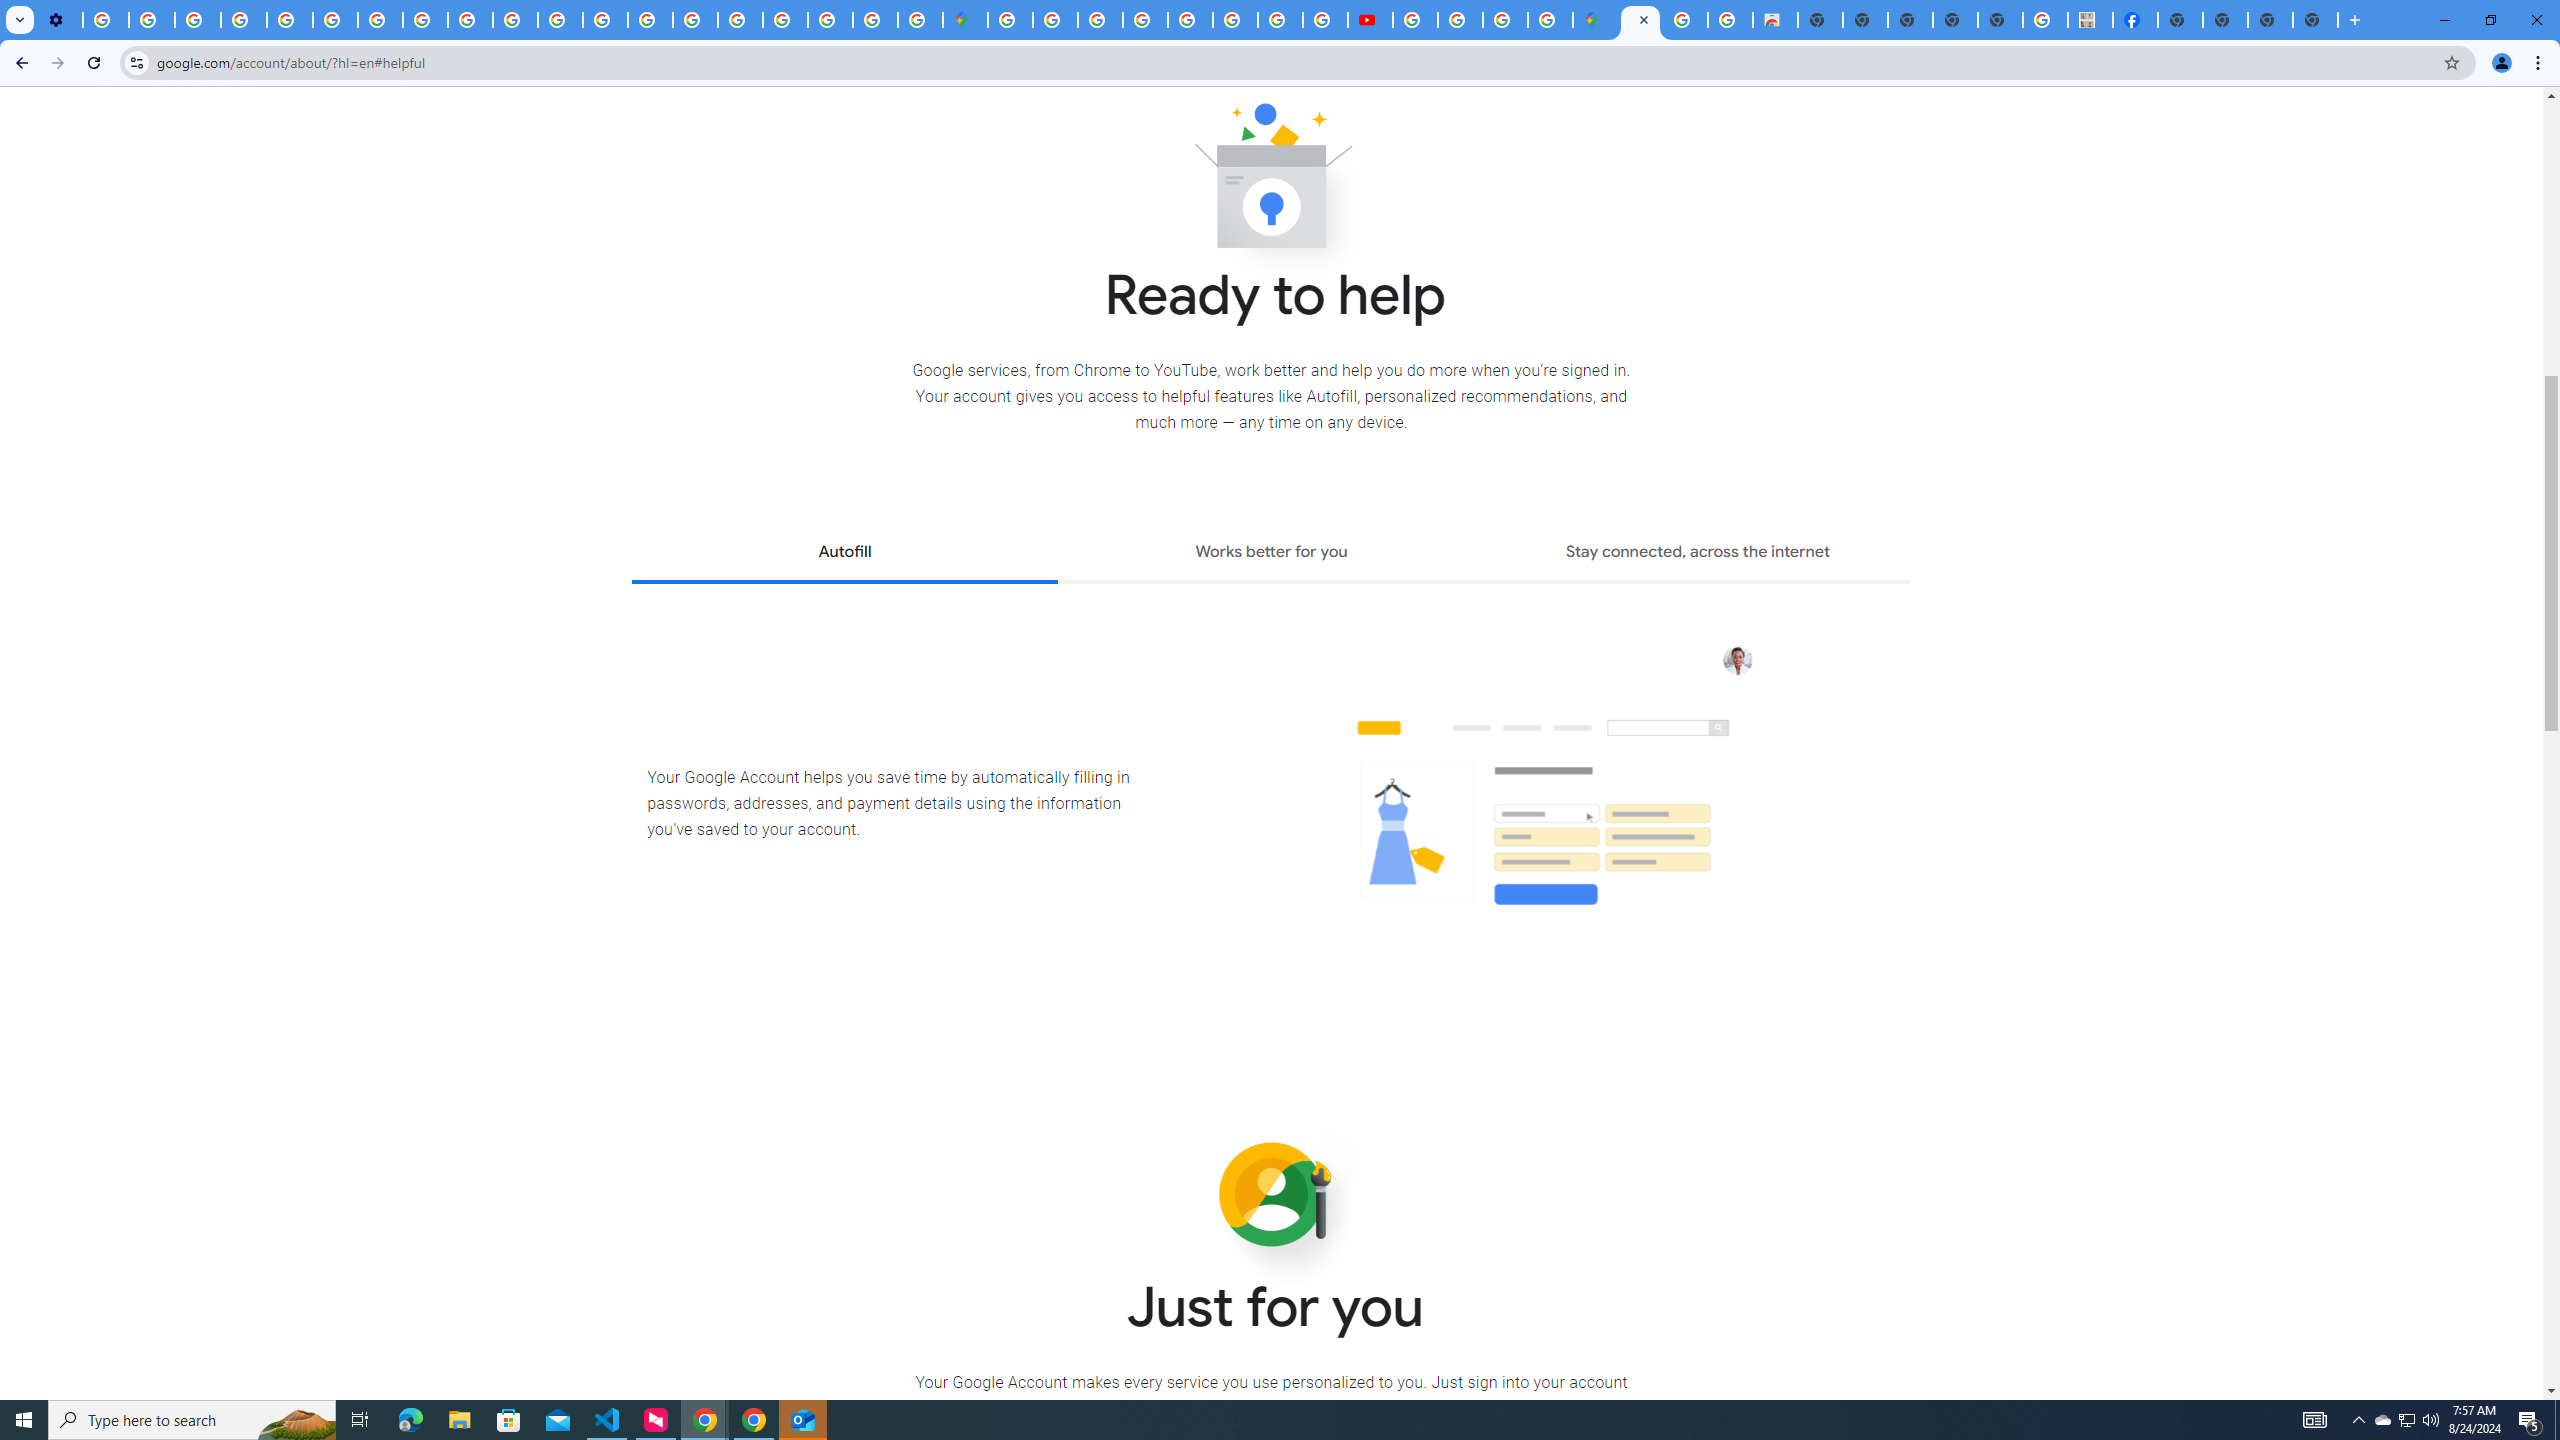 This screenshot has width=2560, height=1440. What do you see at coordinates (965, 19) in the screenshot?
I see `'Google Maps'` at bounding box center [965, 19].